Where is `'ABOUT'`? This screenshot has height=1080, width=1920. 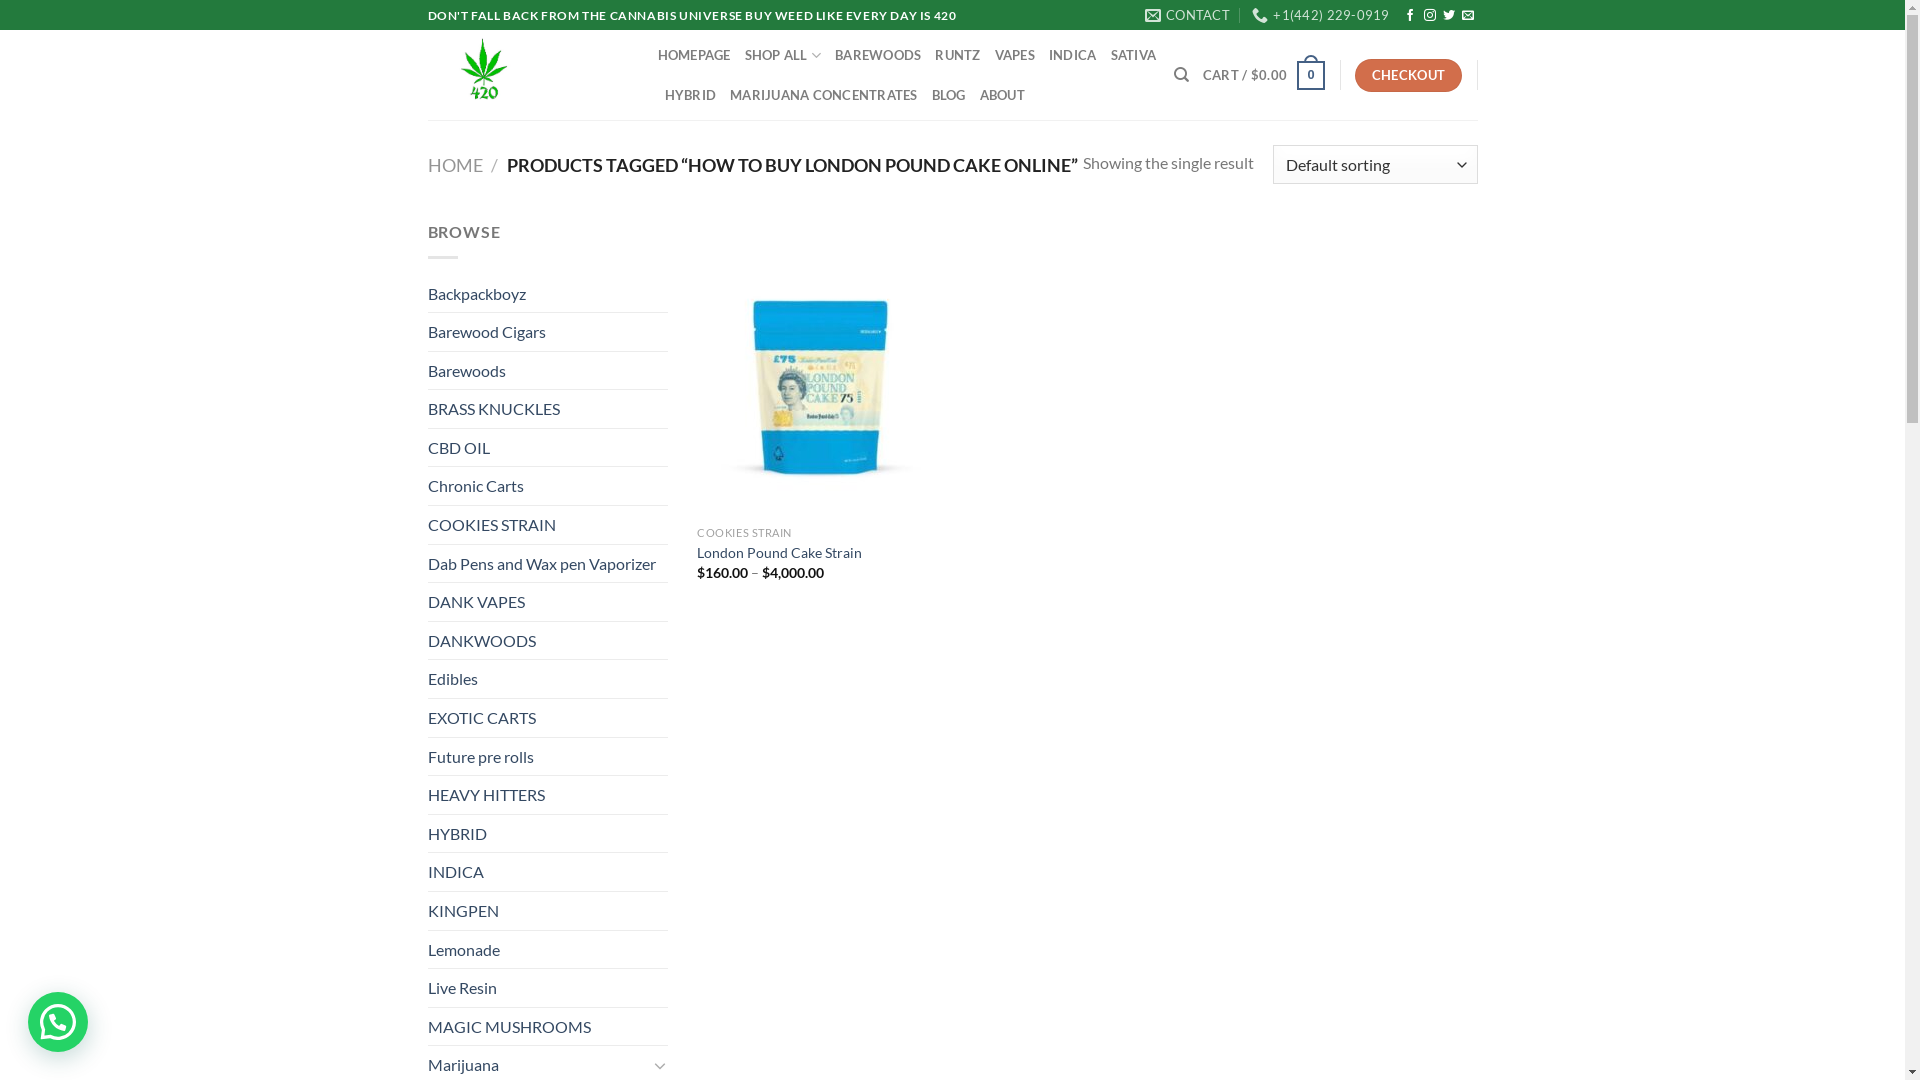 'ABOUT' is located at coordinates (1002, 95).